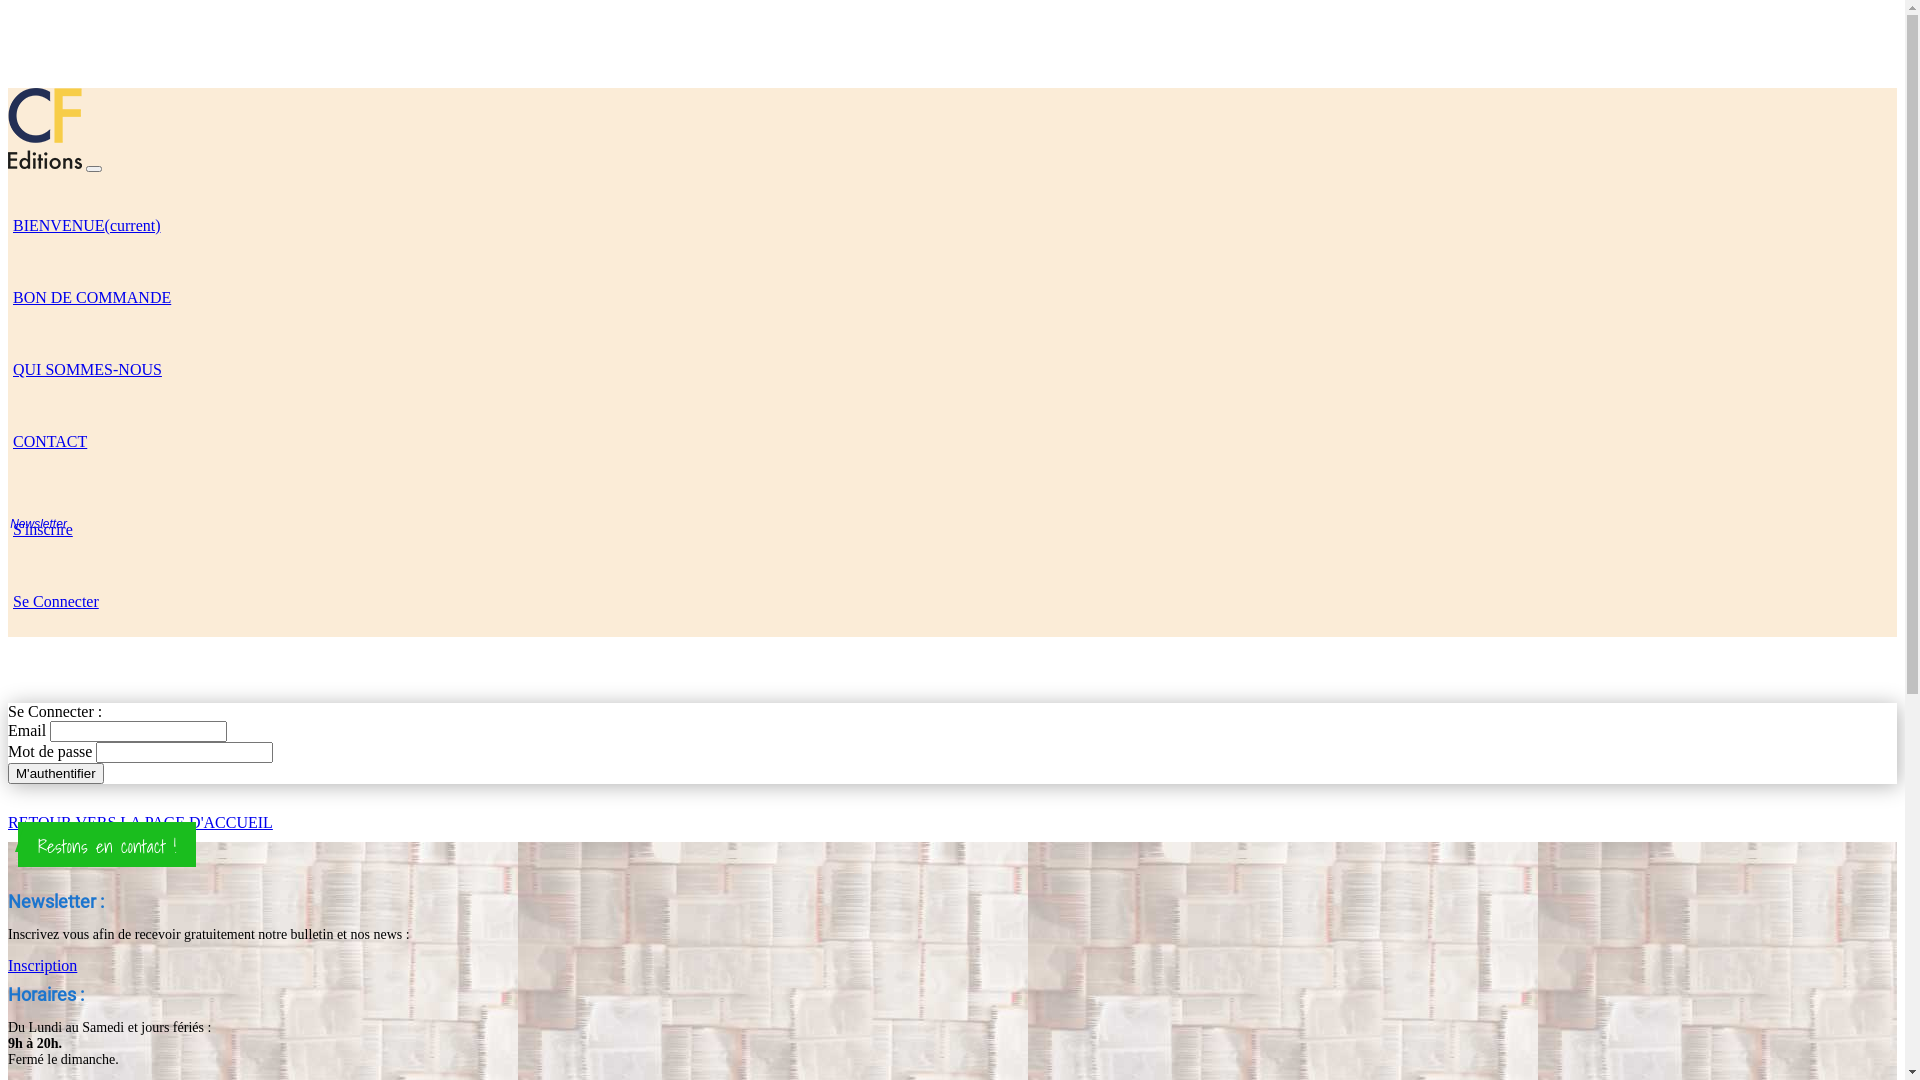 The height and width of the screenshot is (1080, 1920). Describe the element at coordinates (8, 527) in the screenshot. I see `'Newsletter` at that location.